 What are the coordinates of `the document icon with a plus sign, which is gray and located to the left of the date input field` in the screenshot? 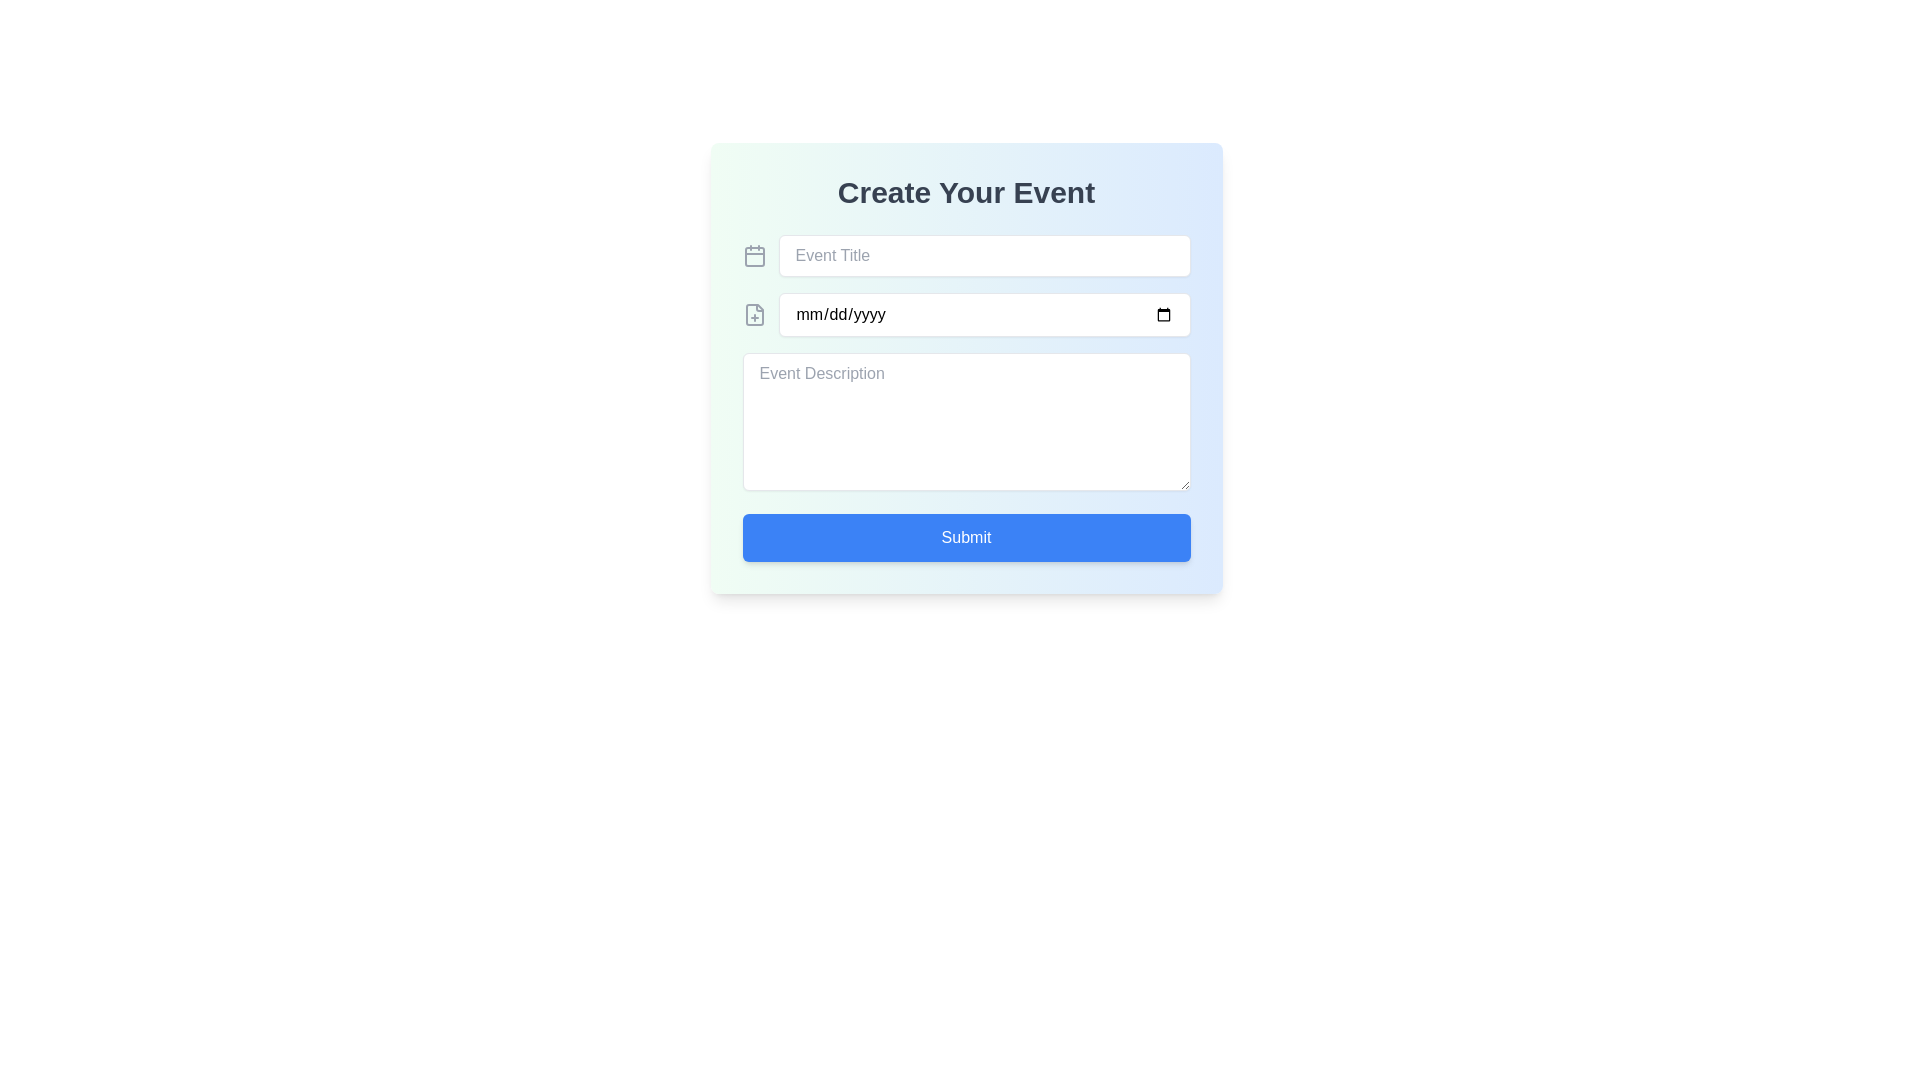 It's located at (753, 315).